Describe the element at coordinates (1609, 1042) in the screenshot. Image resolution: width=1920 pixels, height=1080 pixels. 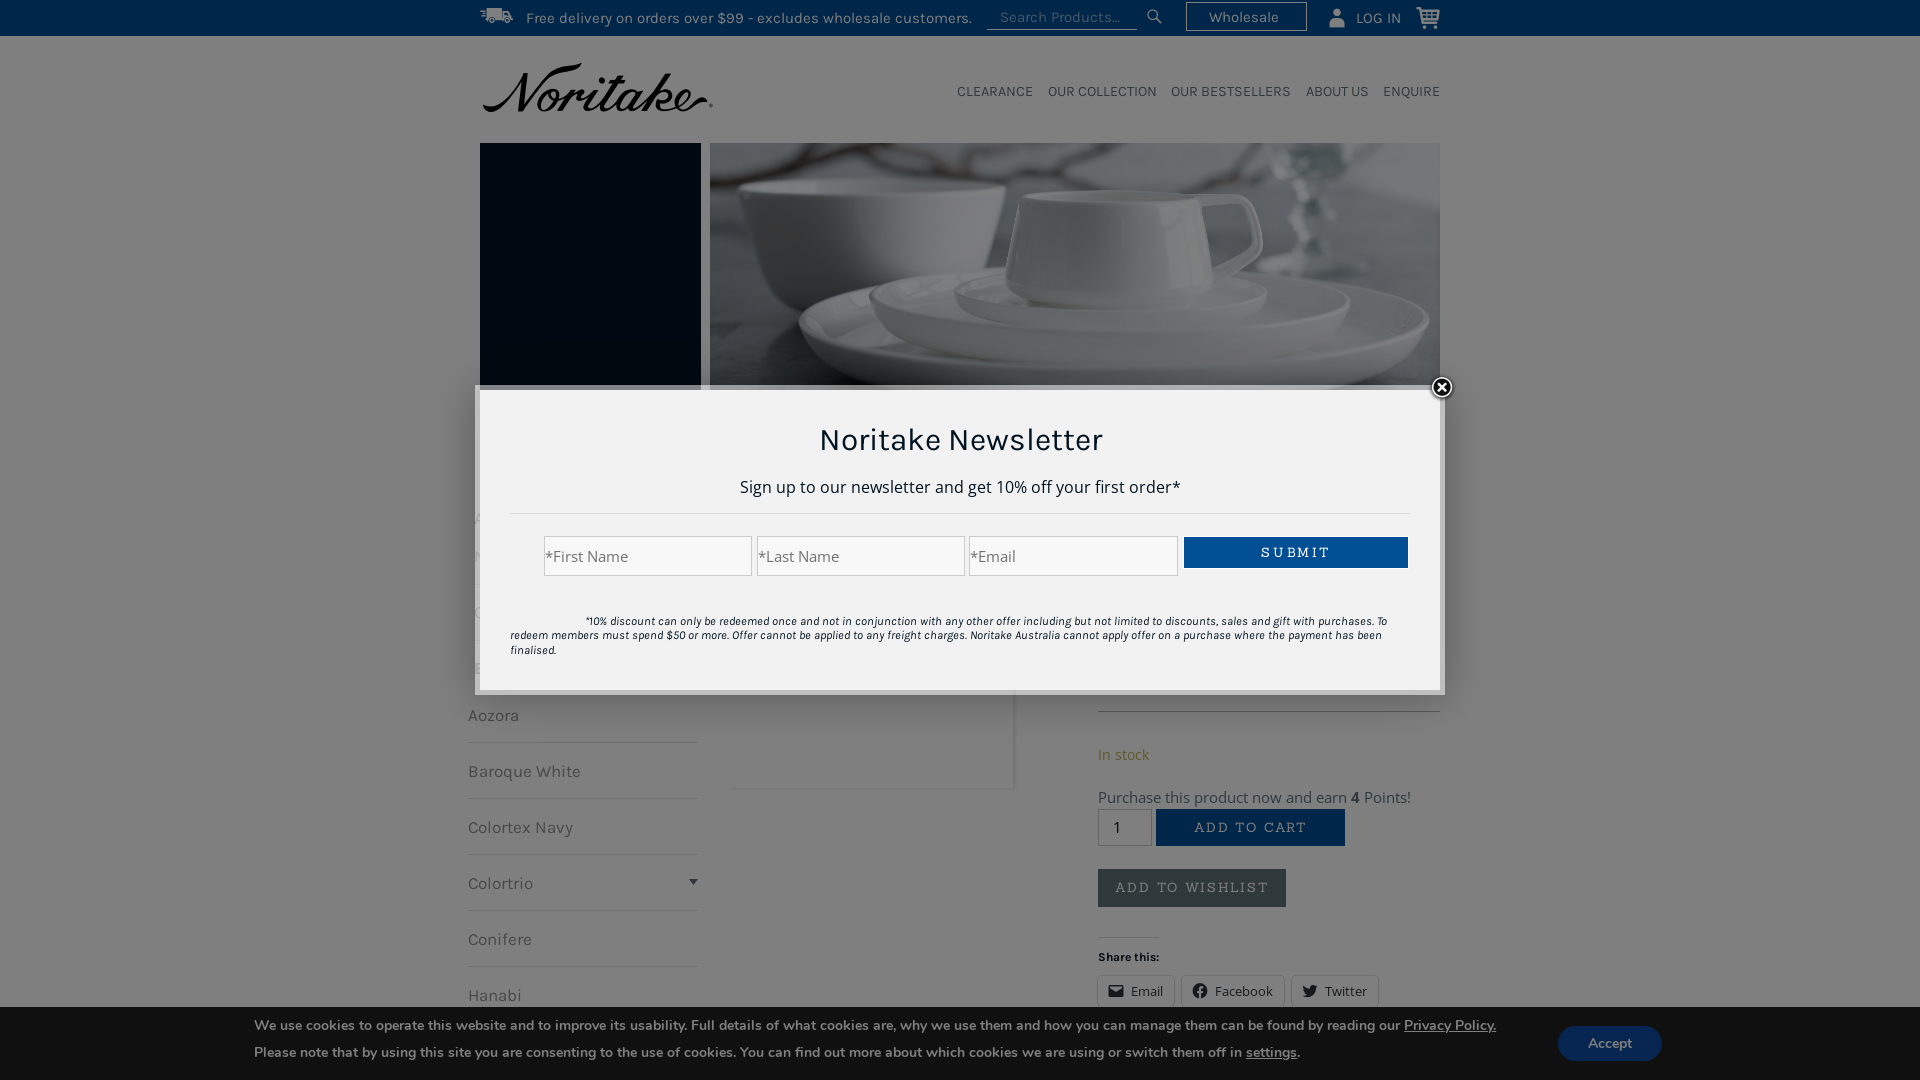
I see `'Accept'` at that location.